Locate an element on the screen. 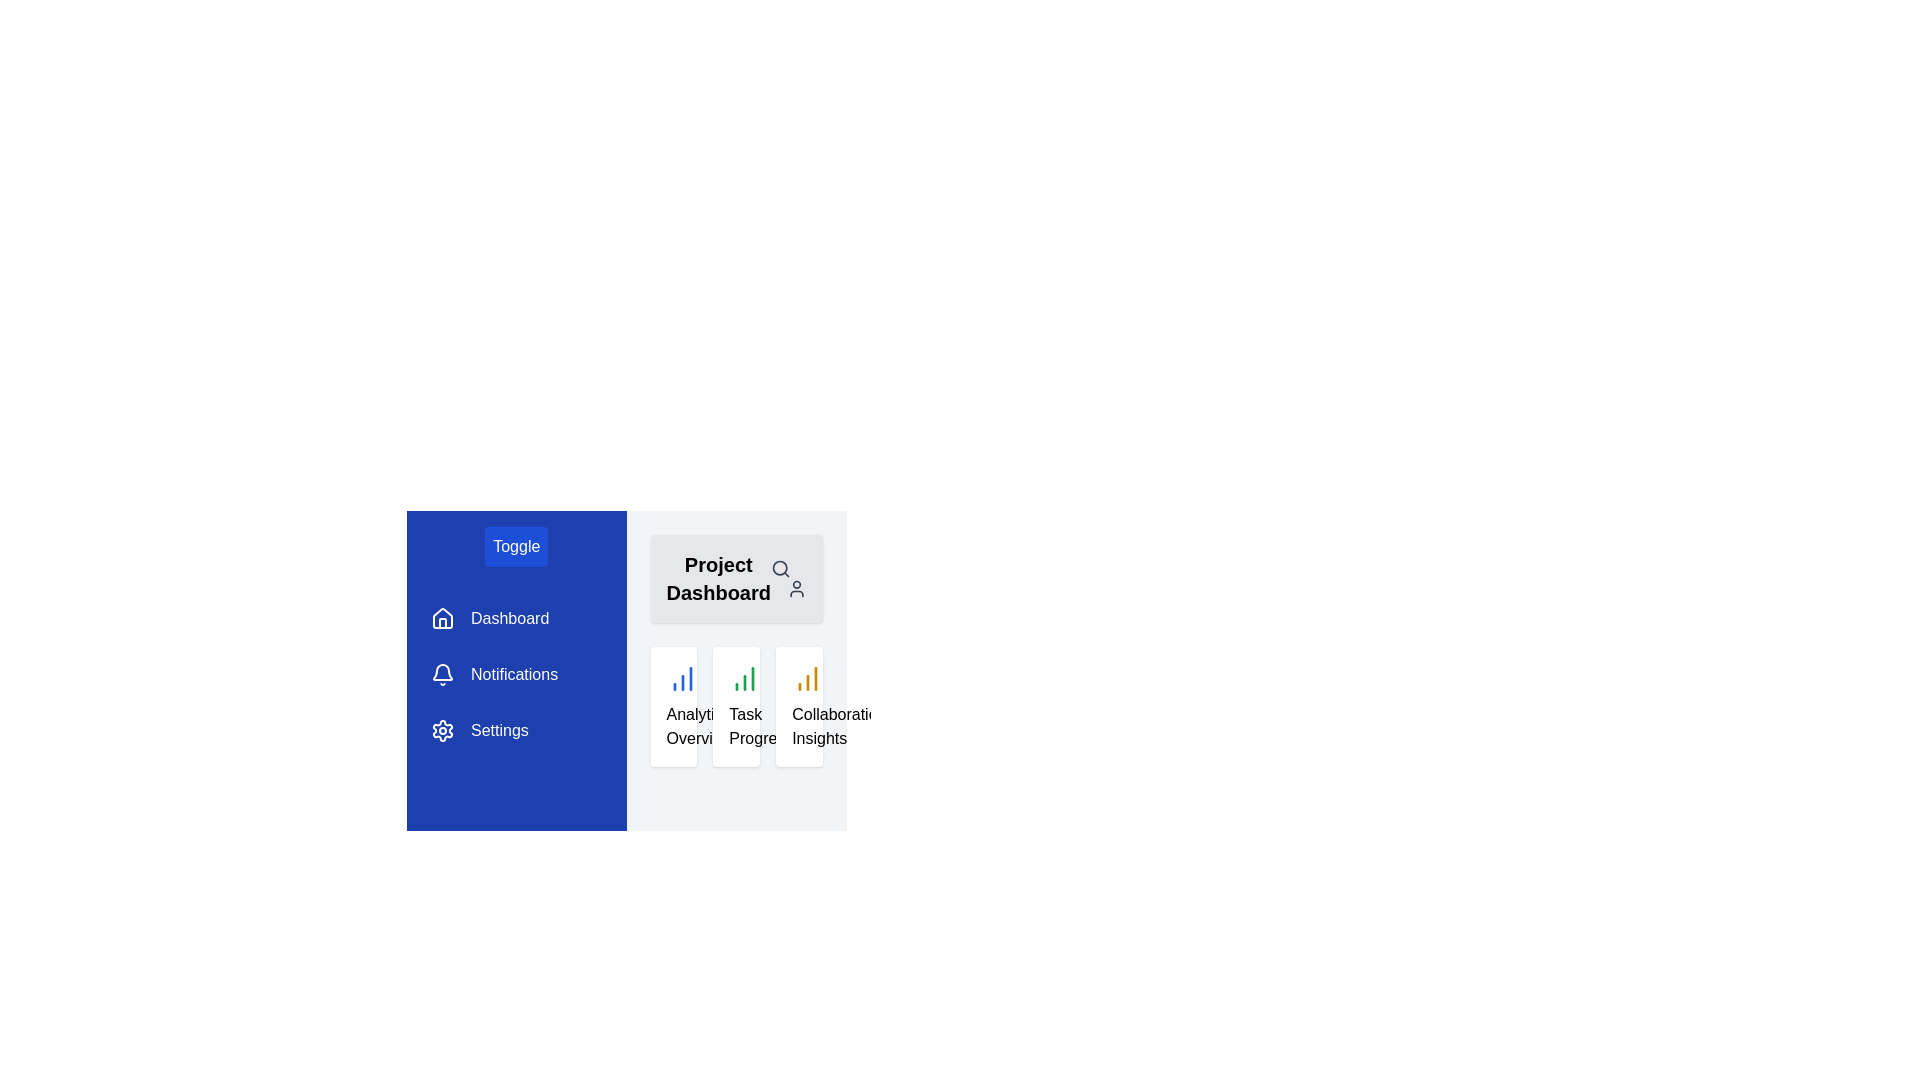  the central circular vector shape of the search icon, which represents the lens of a magnifying glass, located near the top-right corner of the interface is located at coordinates (779, 568).